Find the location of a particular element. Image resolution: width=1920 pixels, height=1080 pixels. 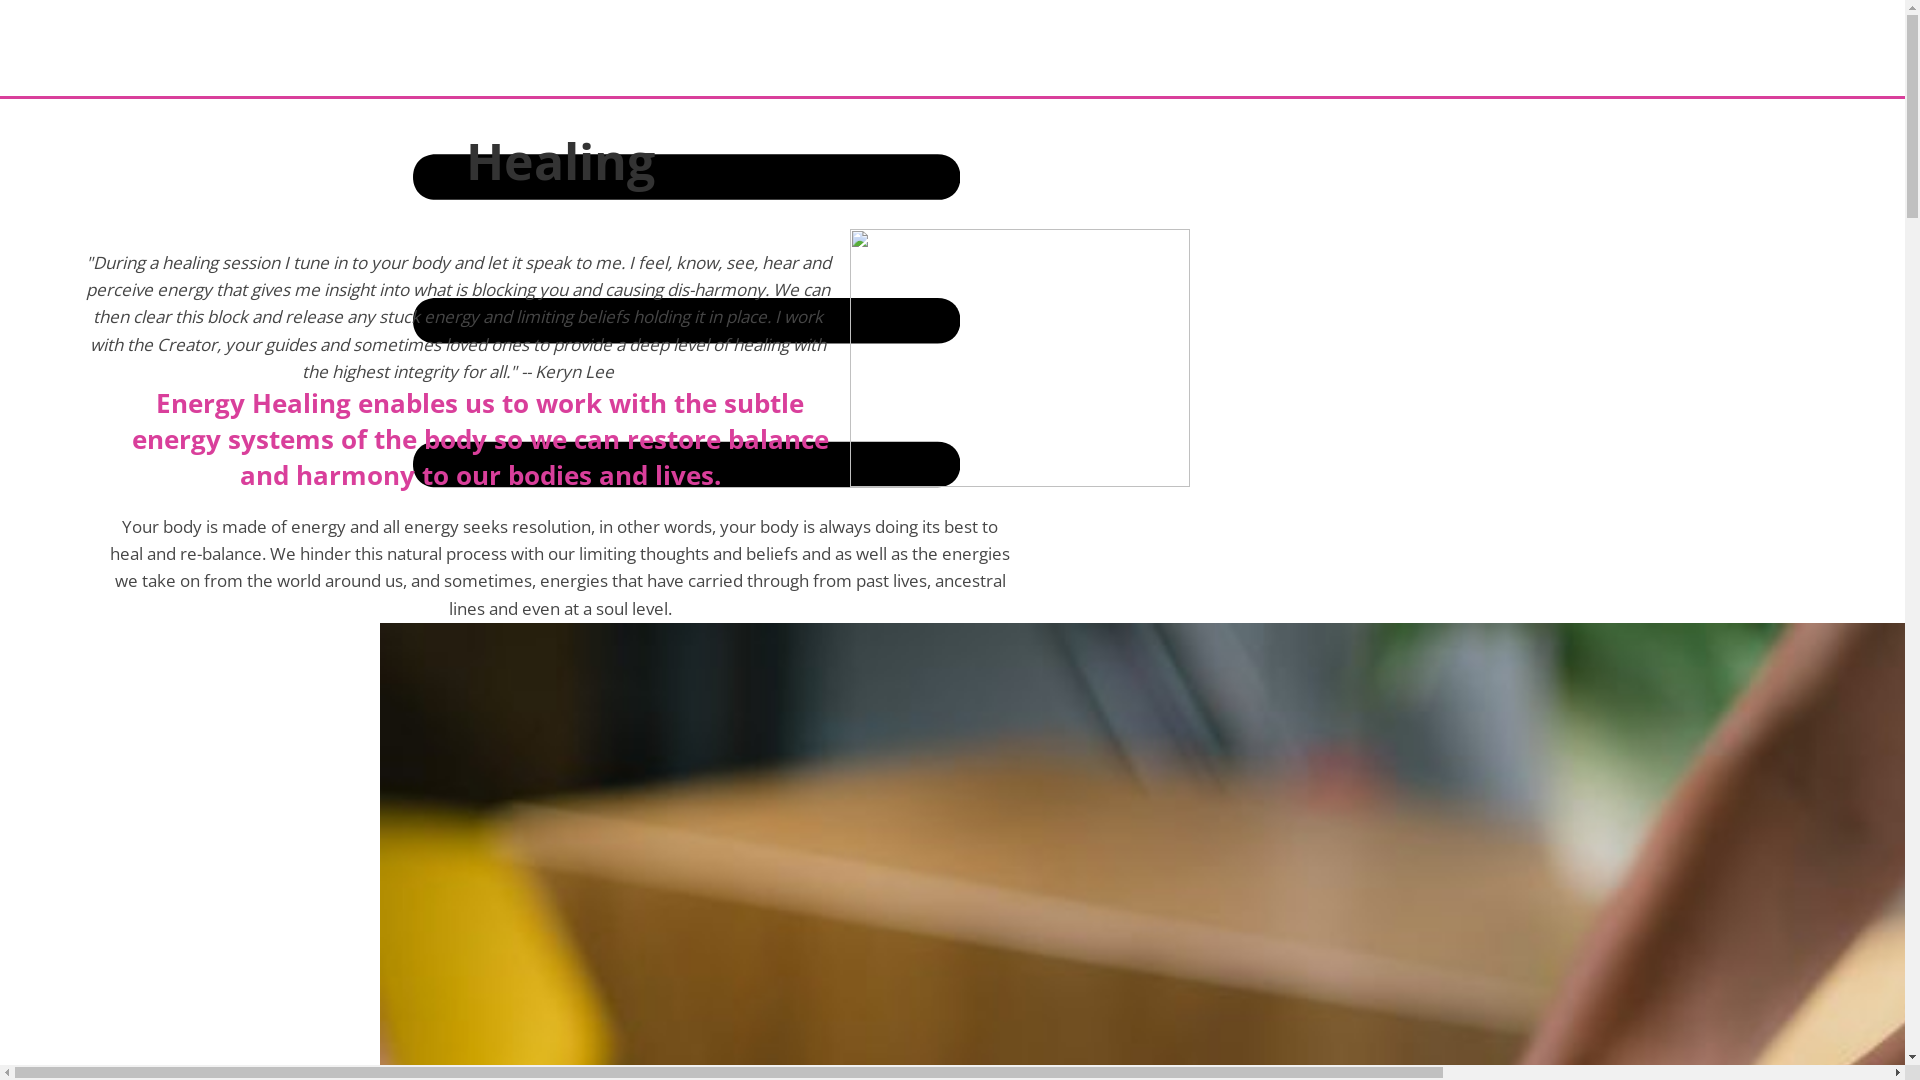

'klh photo shoot sml' is located at coordinates (1019, 357).